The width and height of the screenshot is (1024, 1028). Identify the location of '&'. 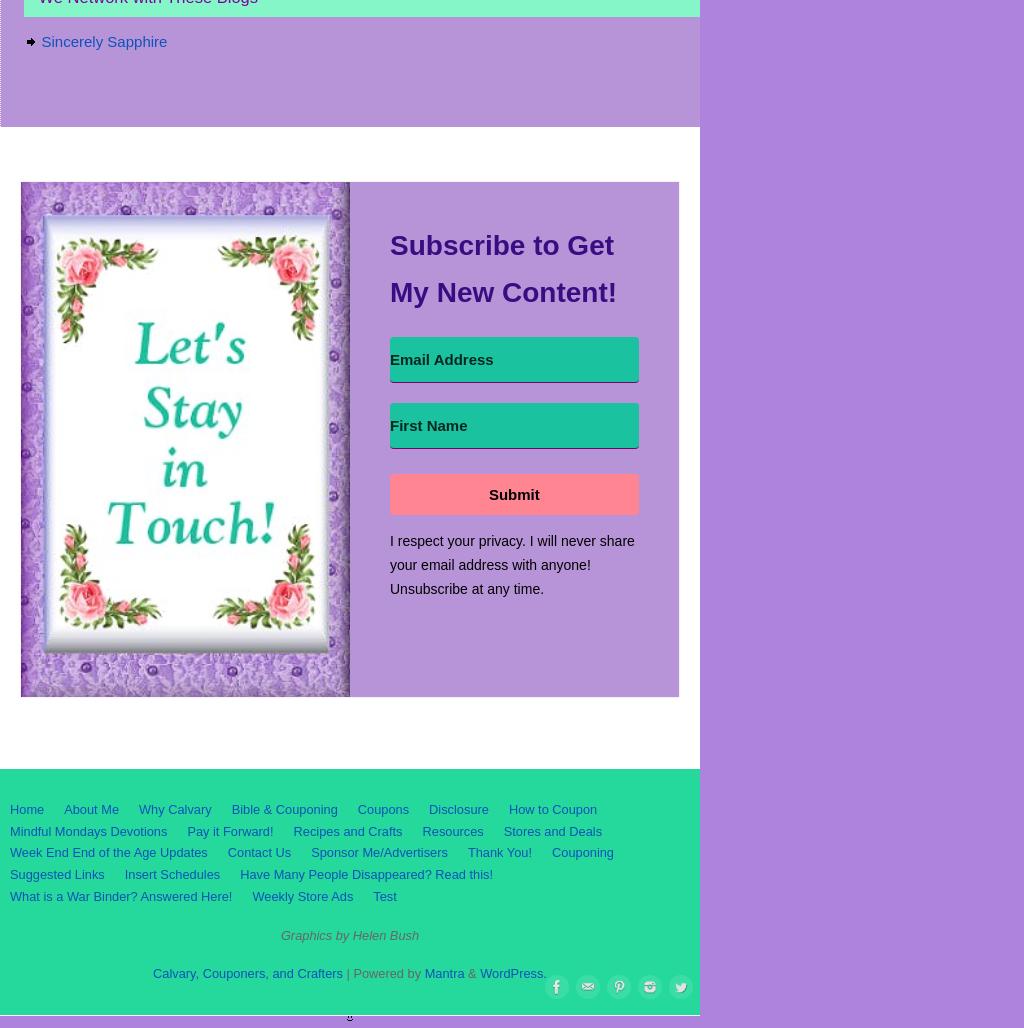
(470, 972).